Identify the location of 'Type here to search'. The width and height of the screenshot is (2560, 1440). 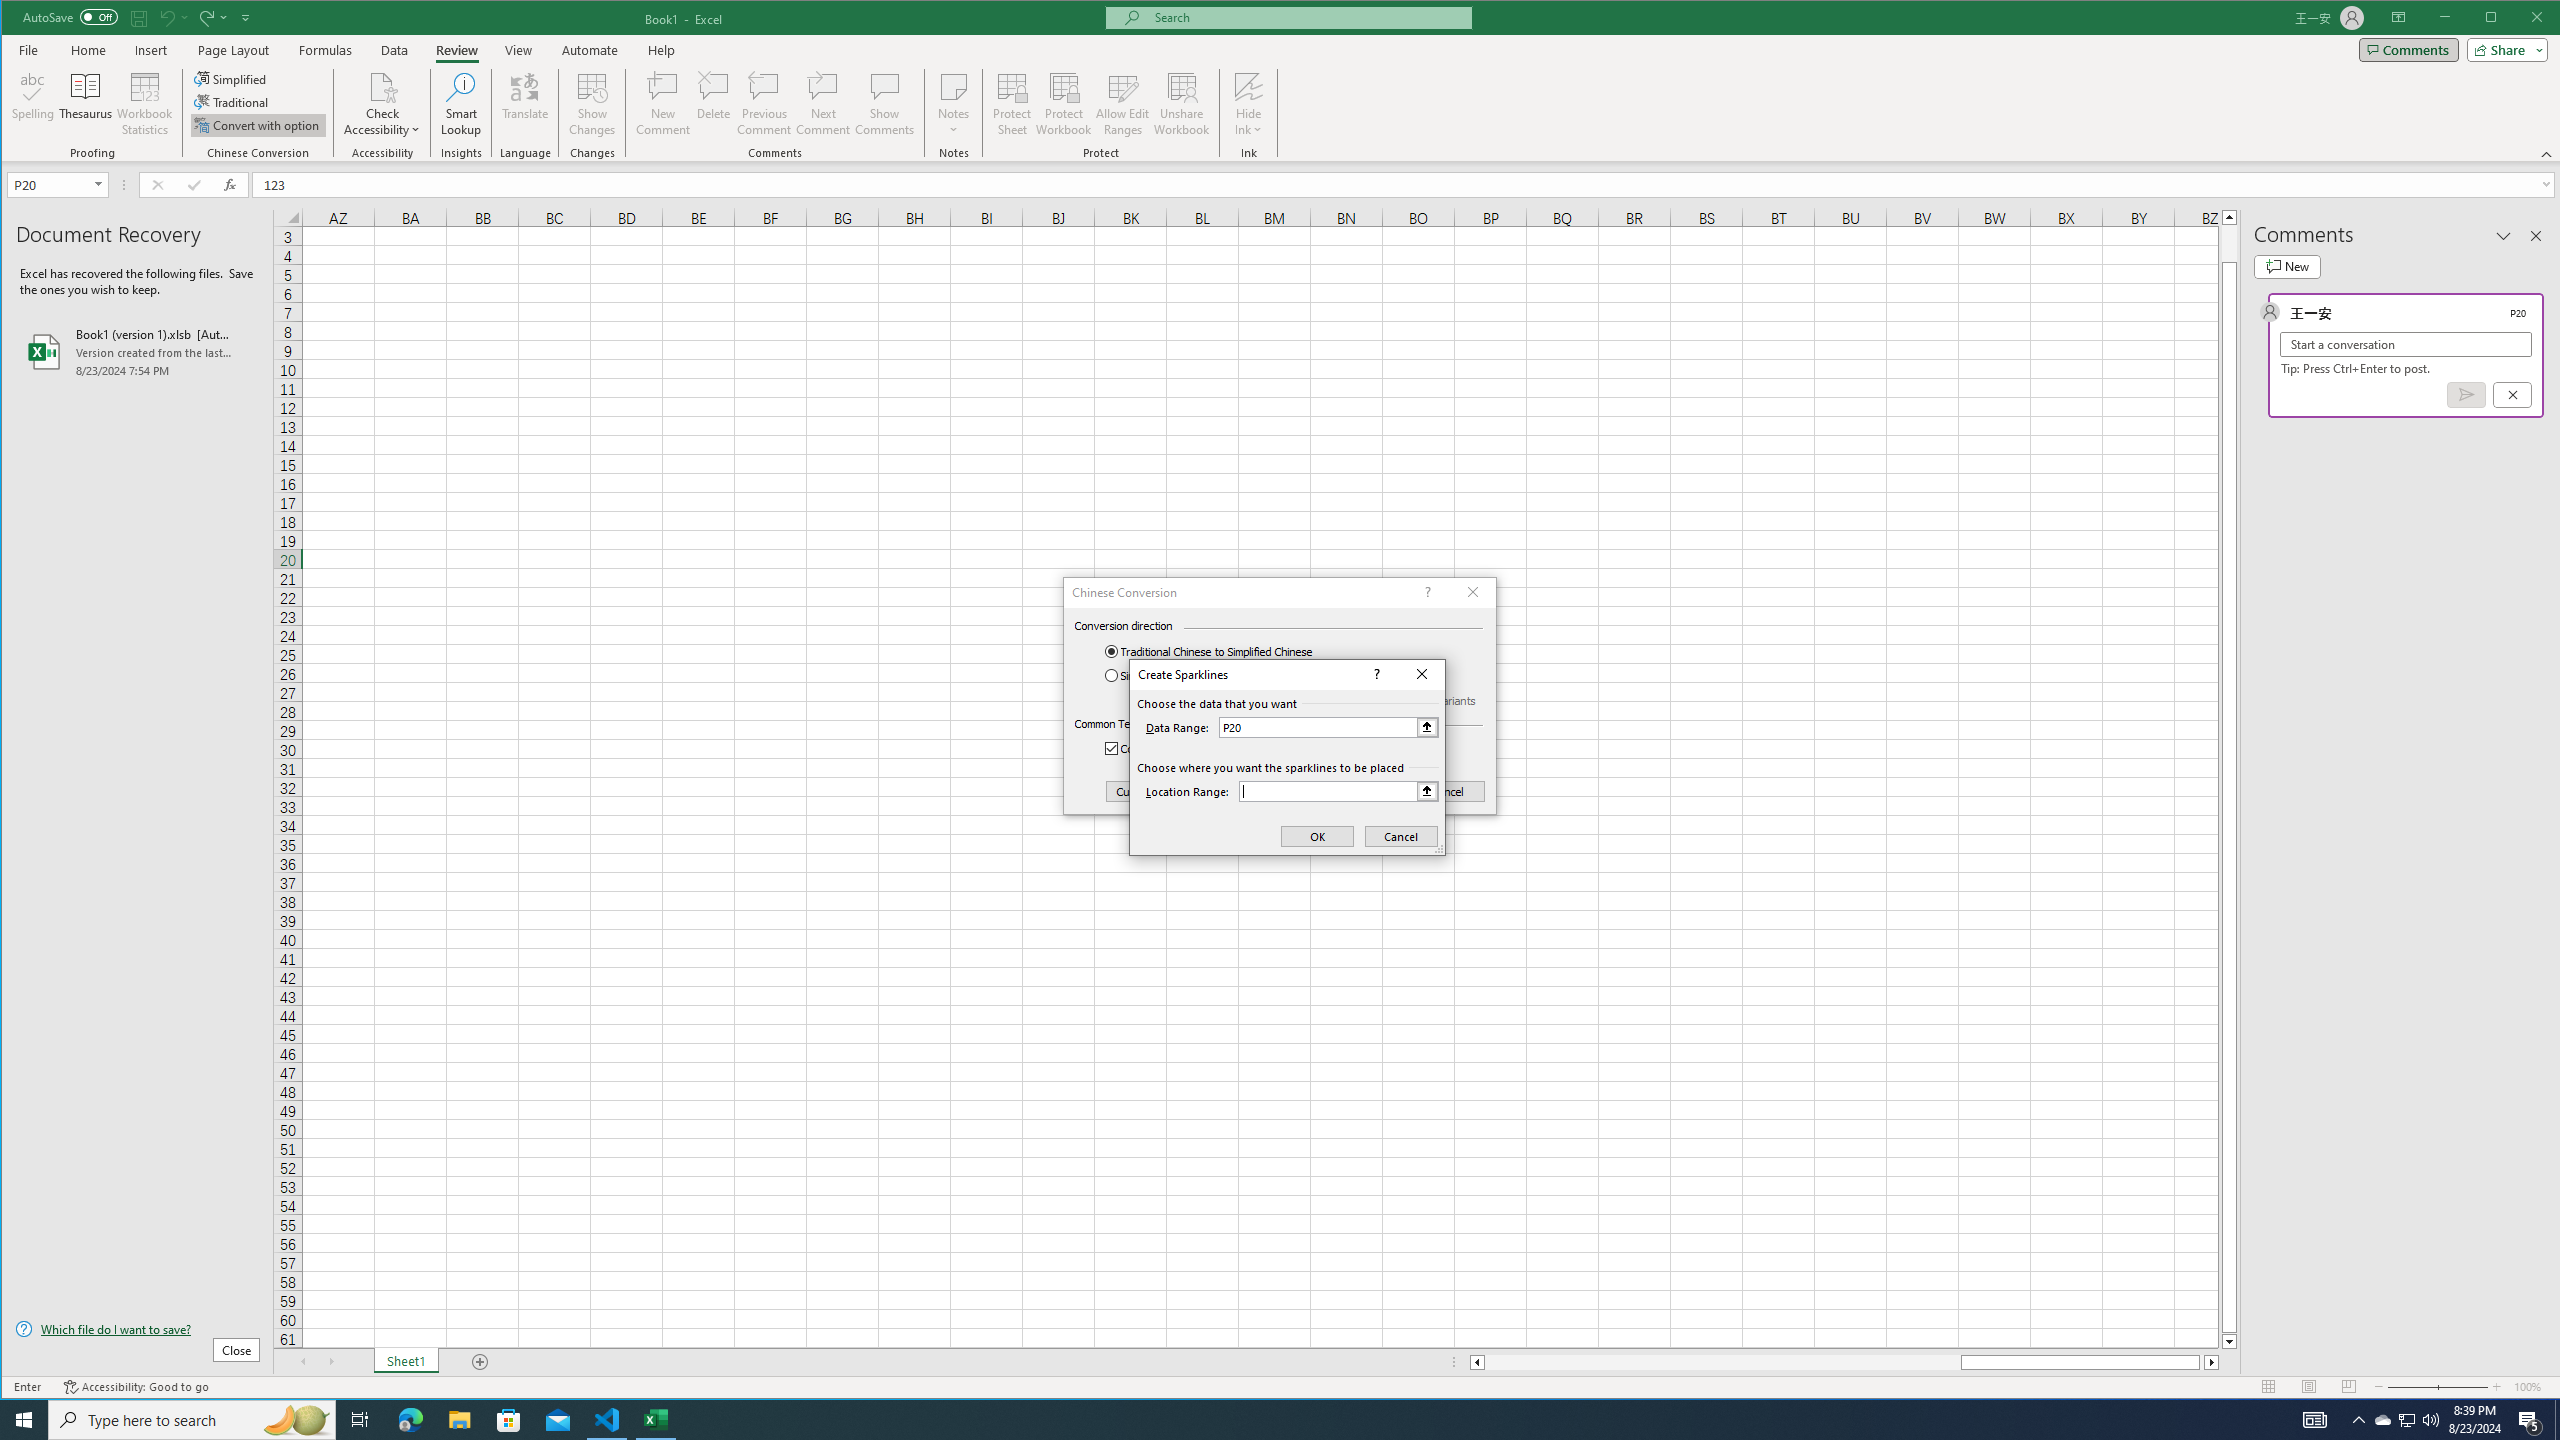
(191, 1418).